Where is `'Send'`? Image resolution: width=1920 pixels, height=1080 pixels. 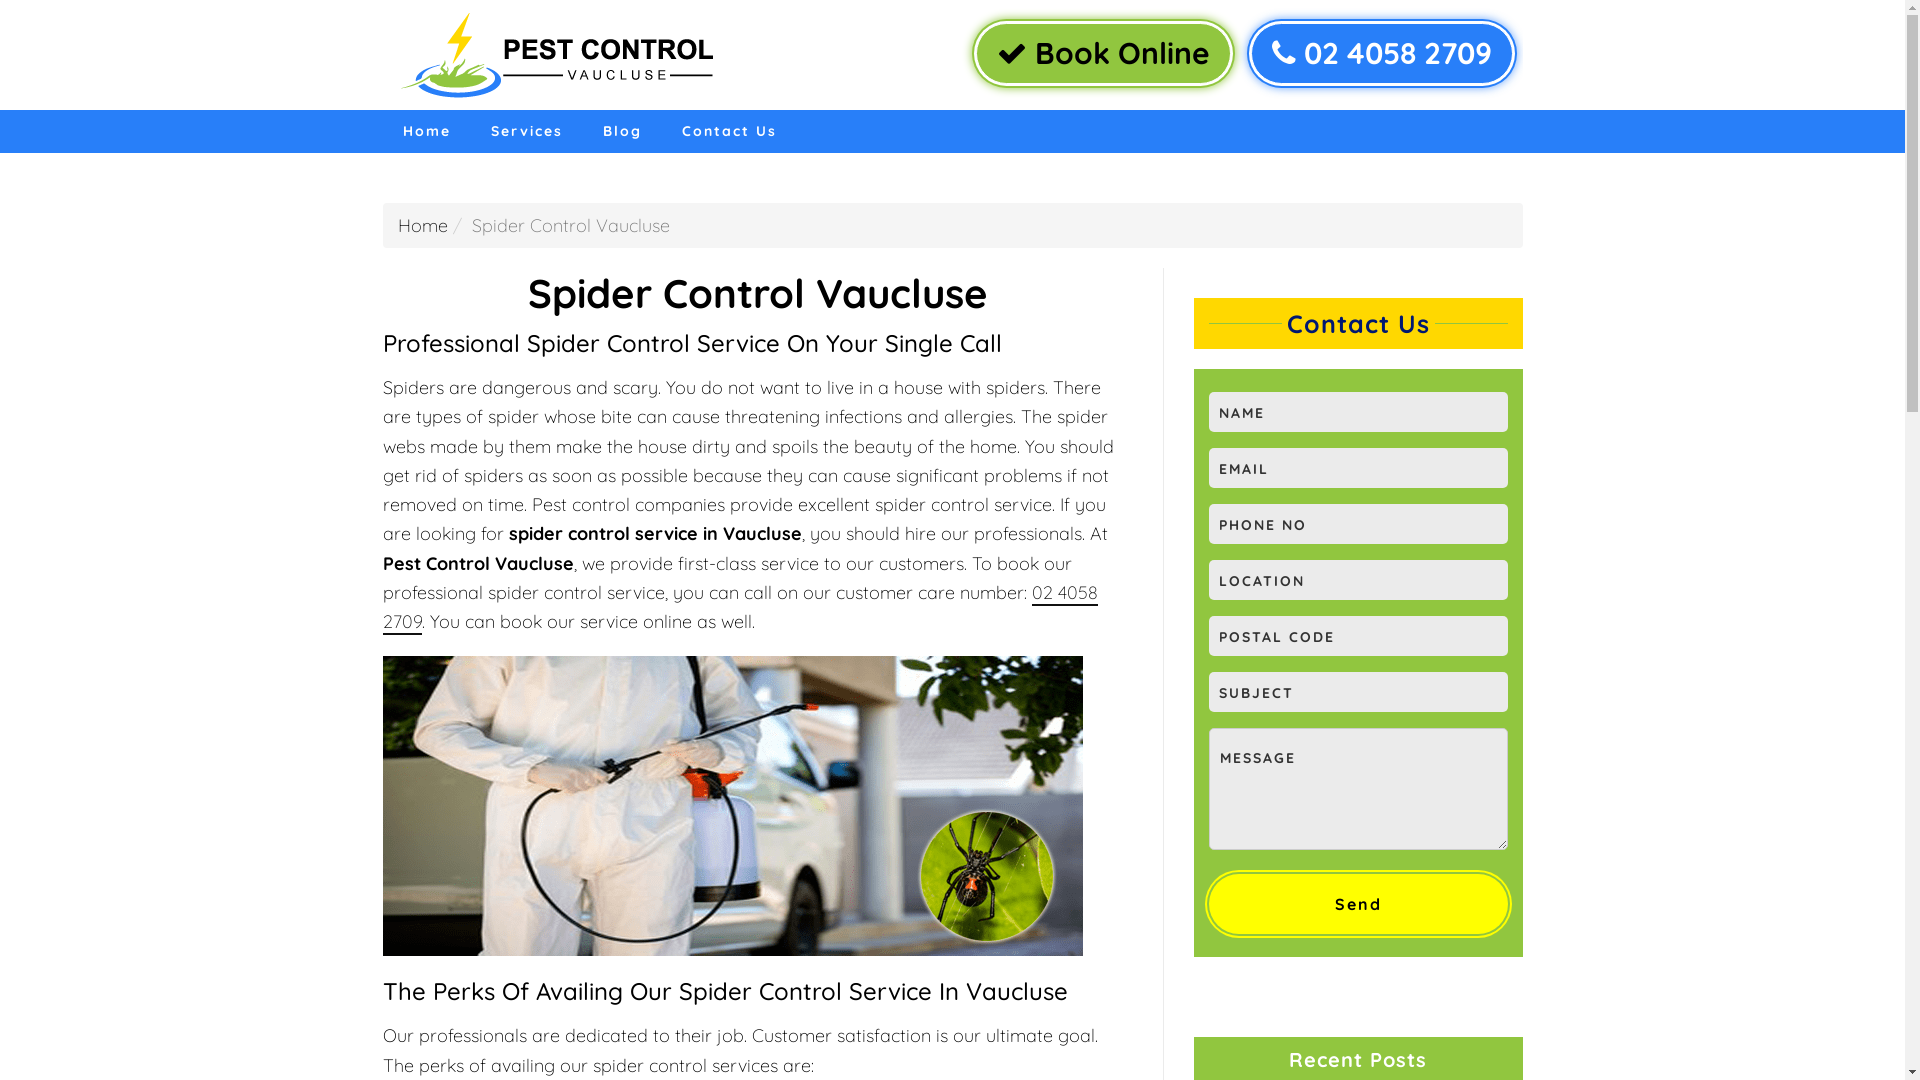 'Send' is located at coordinates (1357, 903).